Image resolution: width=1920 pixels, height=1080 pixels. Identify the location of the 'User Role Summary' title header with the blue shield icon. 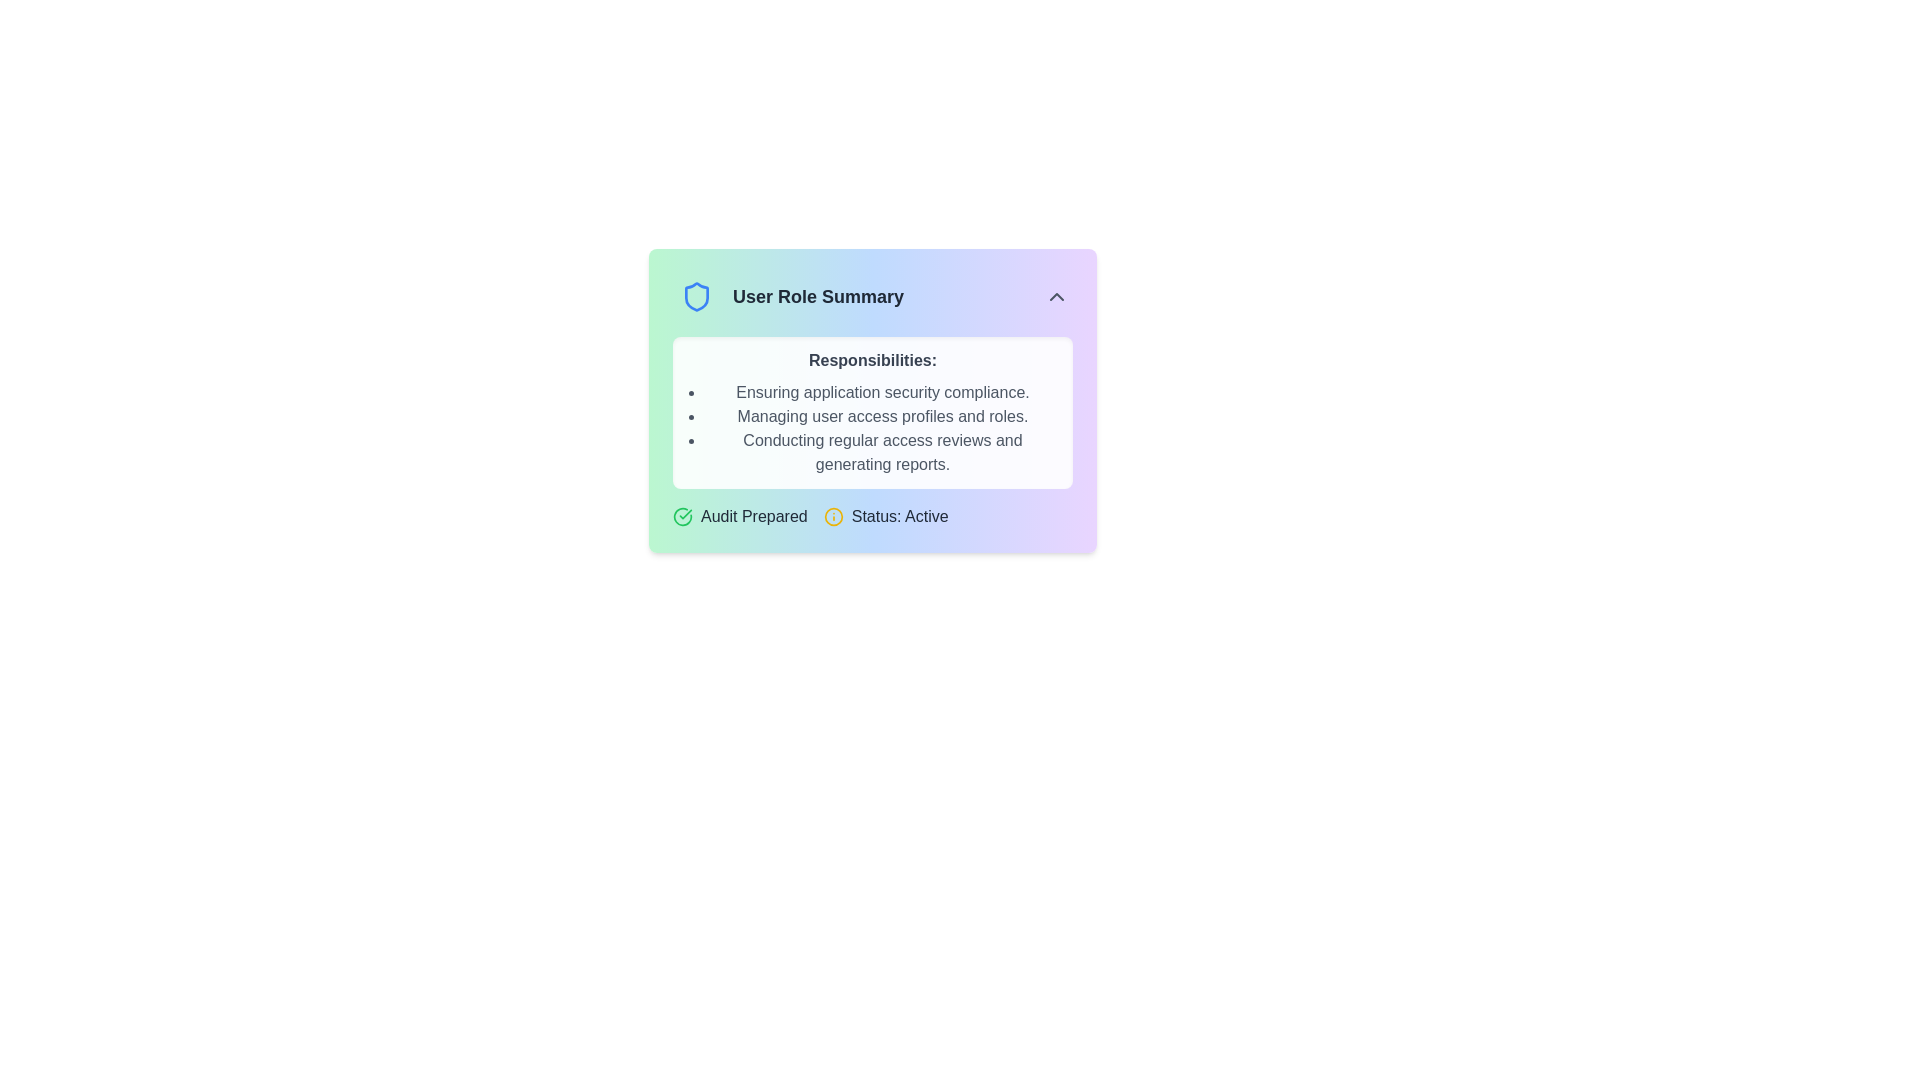
(787, 297).